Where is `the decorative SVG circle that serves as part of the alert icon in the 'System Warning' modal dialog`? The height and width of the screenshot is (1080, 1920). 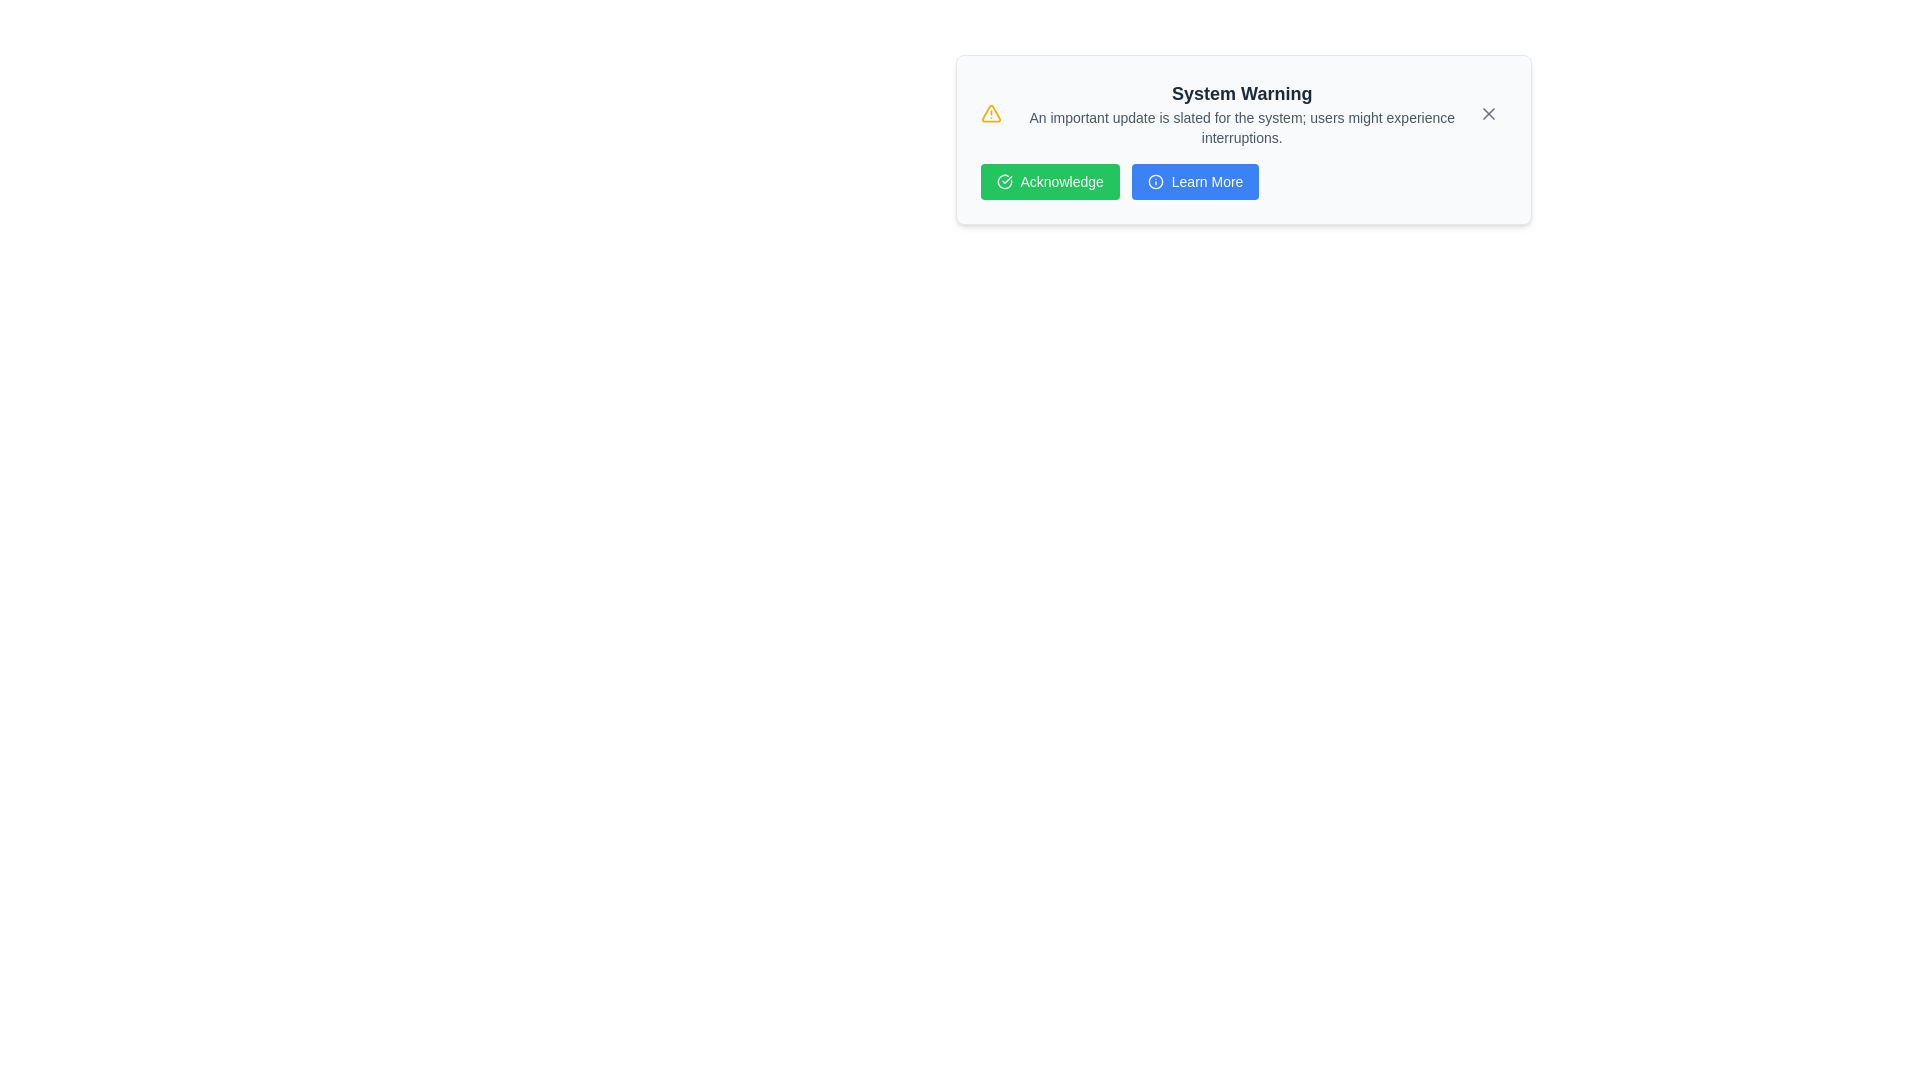 the decorative SVG circle that serves as part of the alert icon in the 'System Warning' modal dialog is located at coordinates (1155, 181).